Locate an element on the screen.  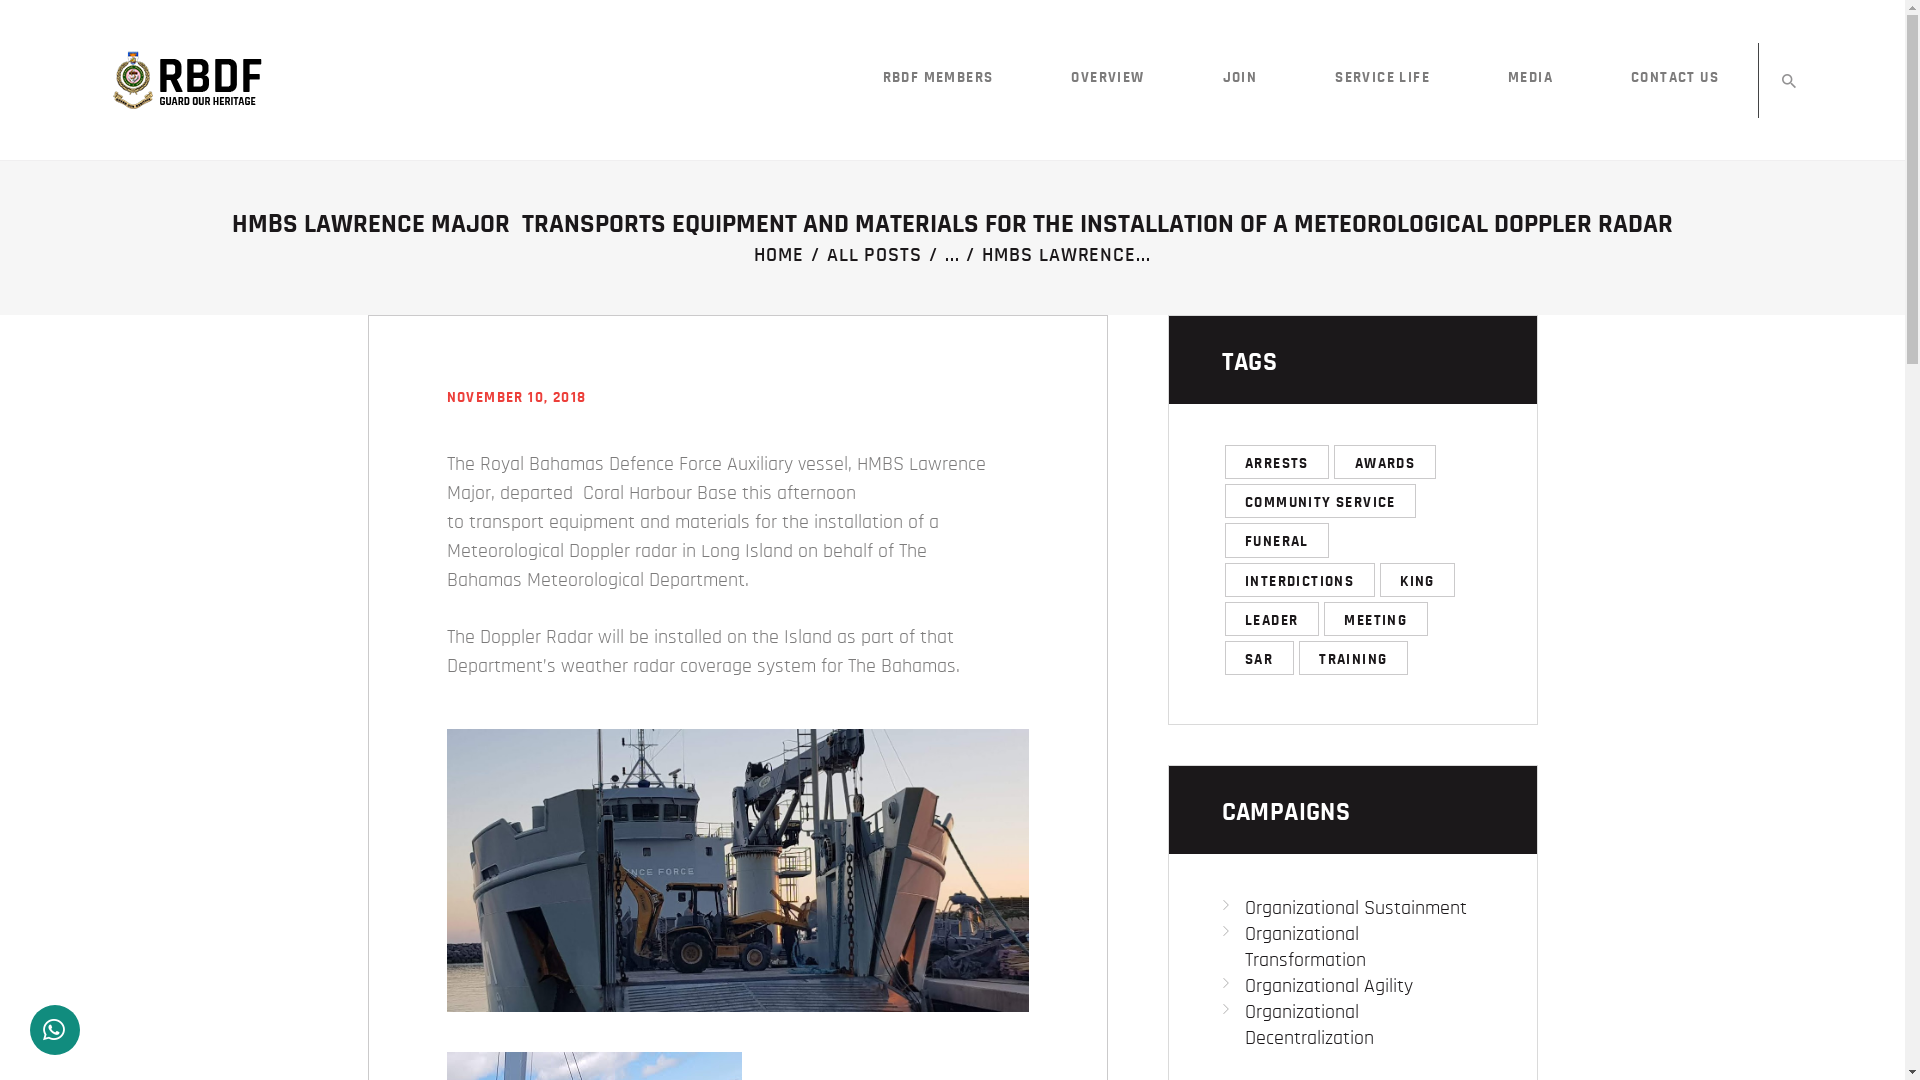
'NOVEMBER 10, 2018' is located at coordinates (516, 397).